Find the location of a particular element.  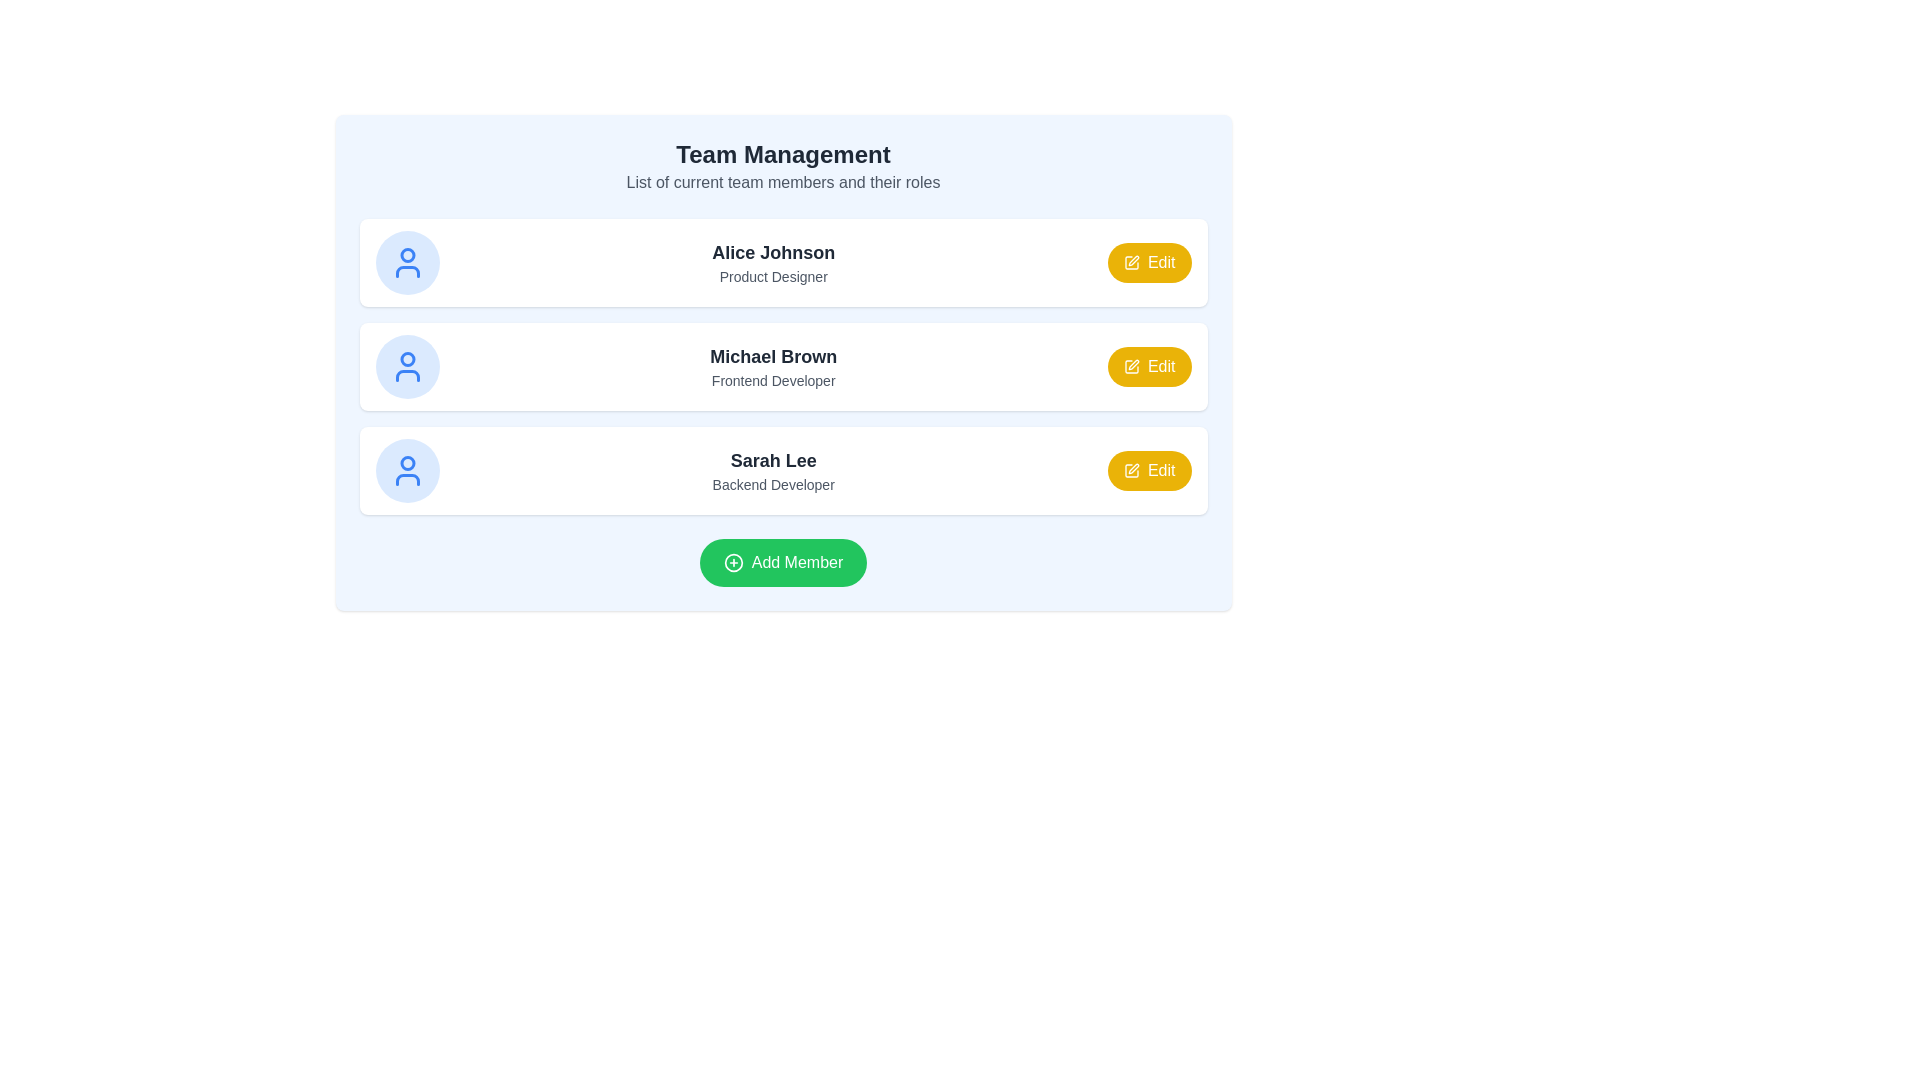

text block labeled 'Team Management' which serves as a header above the list of team members is located at coordinates (782, 165).